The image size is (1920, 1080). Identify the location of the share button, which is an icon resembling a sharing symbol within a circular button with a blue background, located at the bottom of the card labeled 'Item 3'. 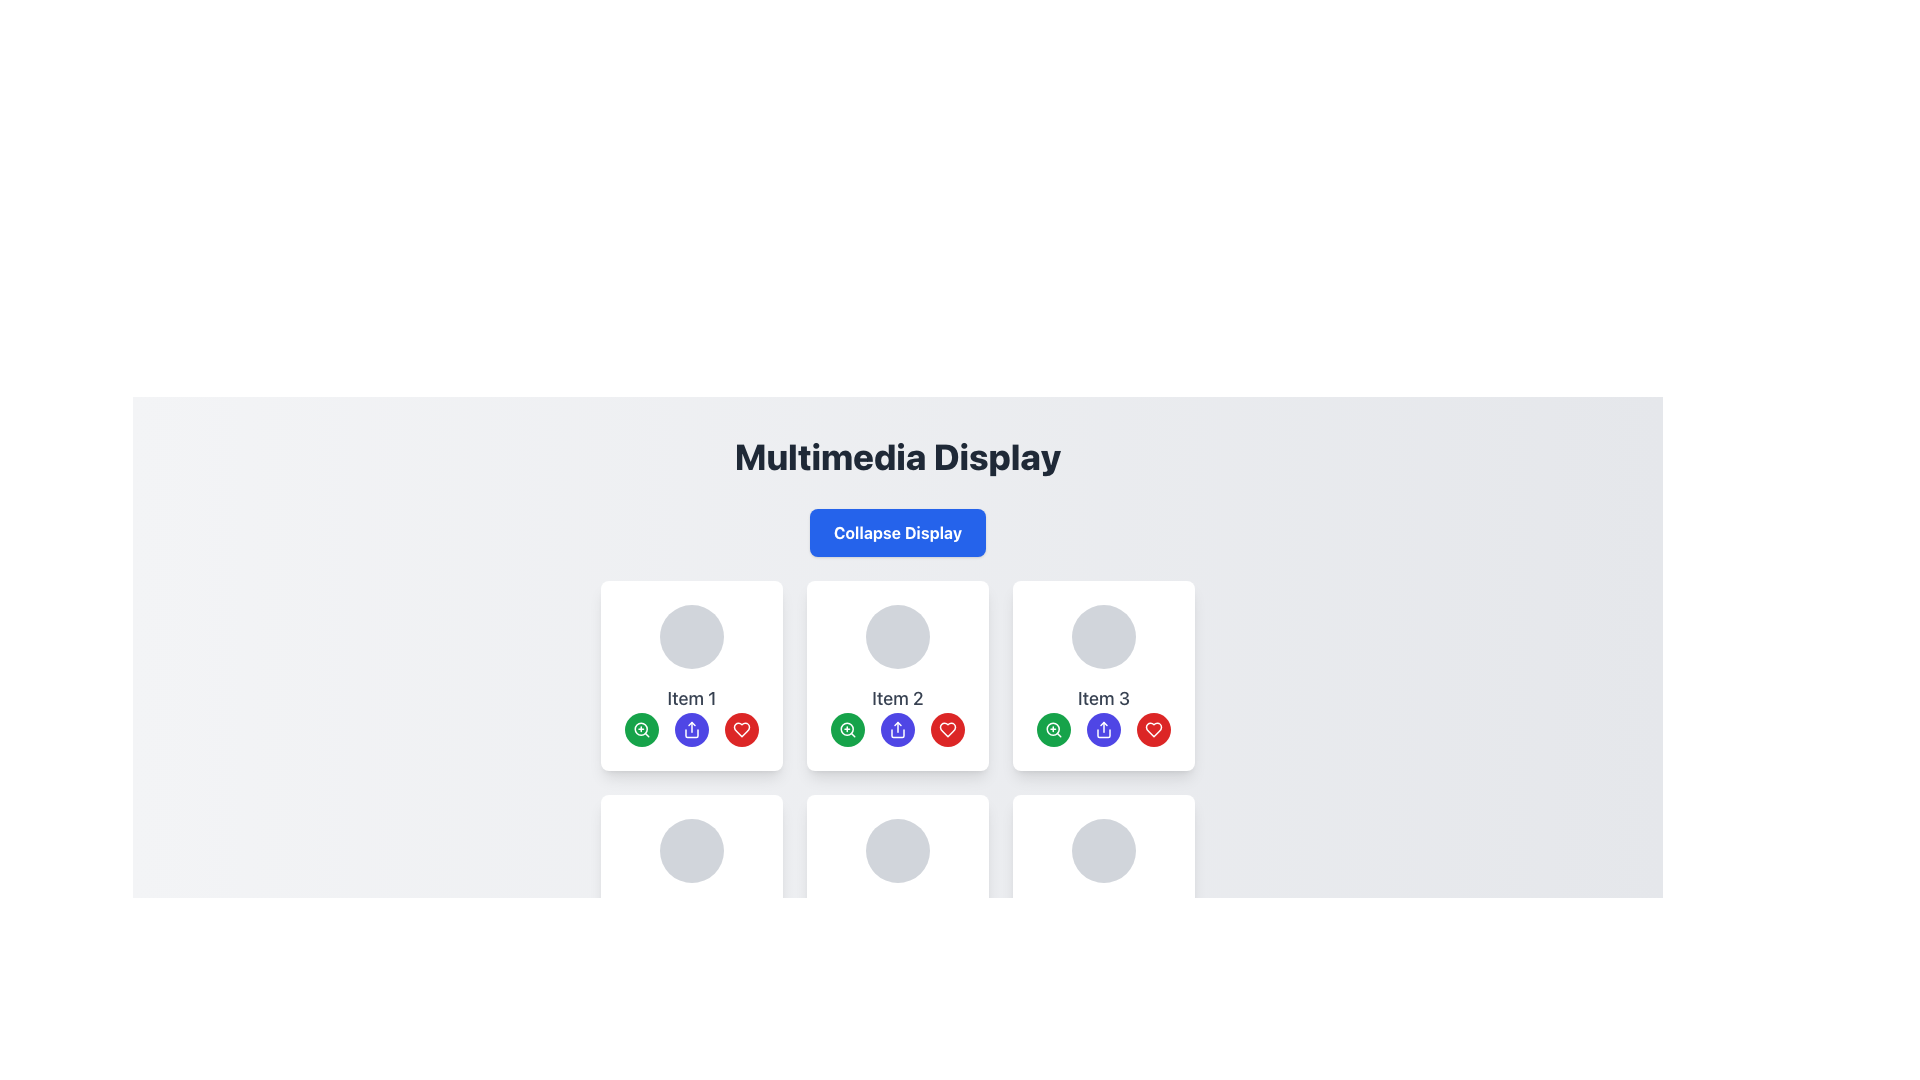
(1103, 729).